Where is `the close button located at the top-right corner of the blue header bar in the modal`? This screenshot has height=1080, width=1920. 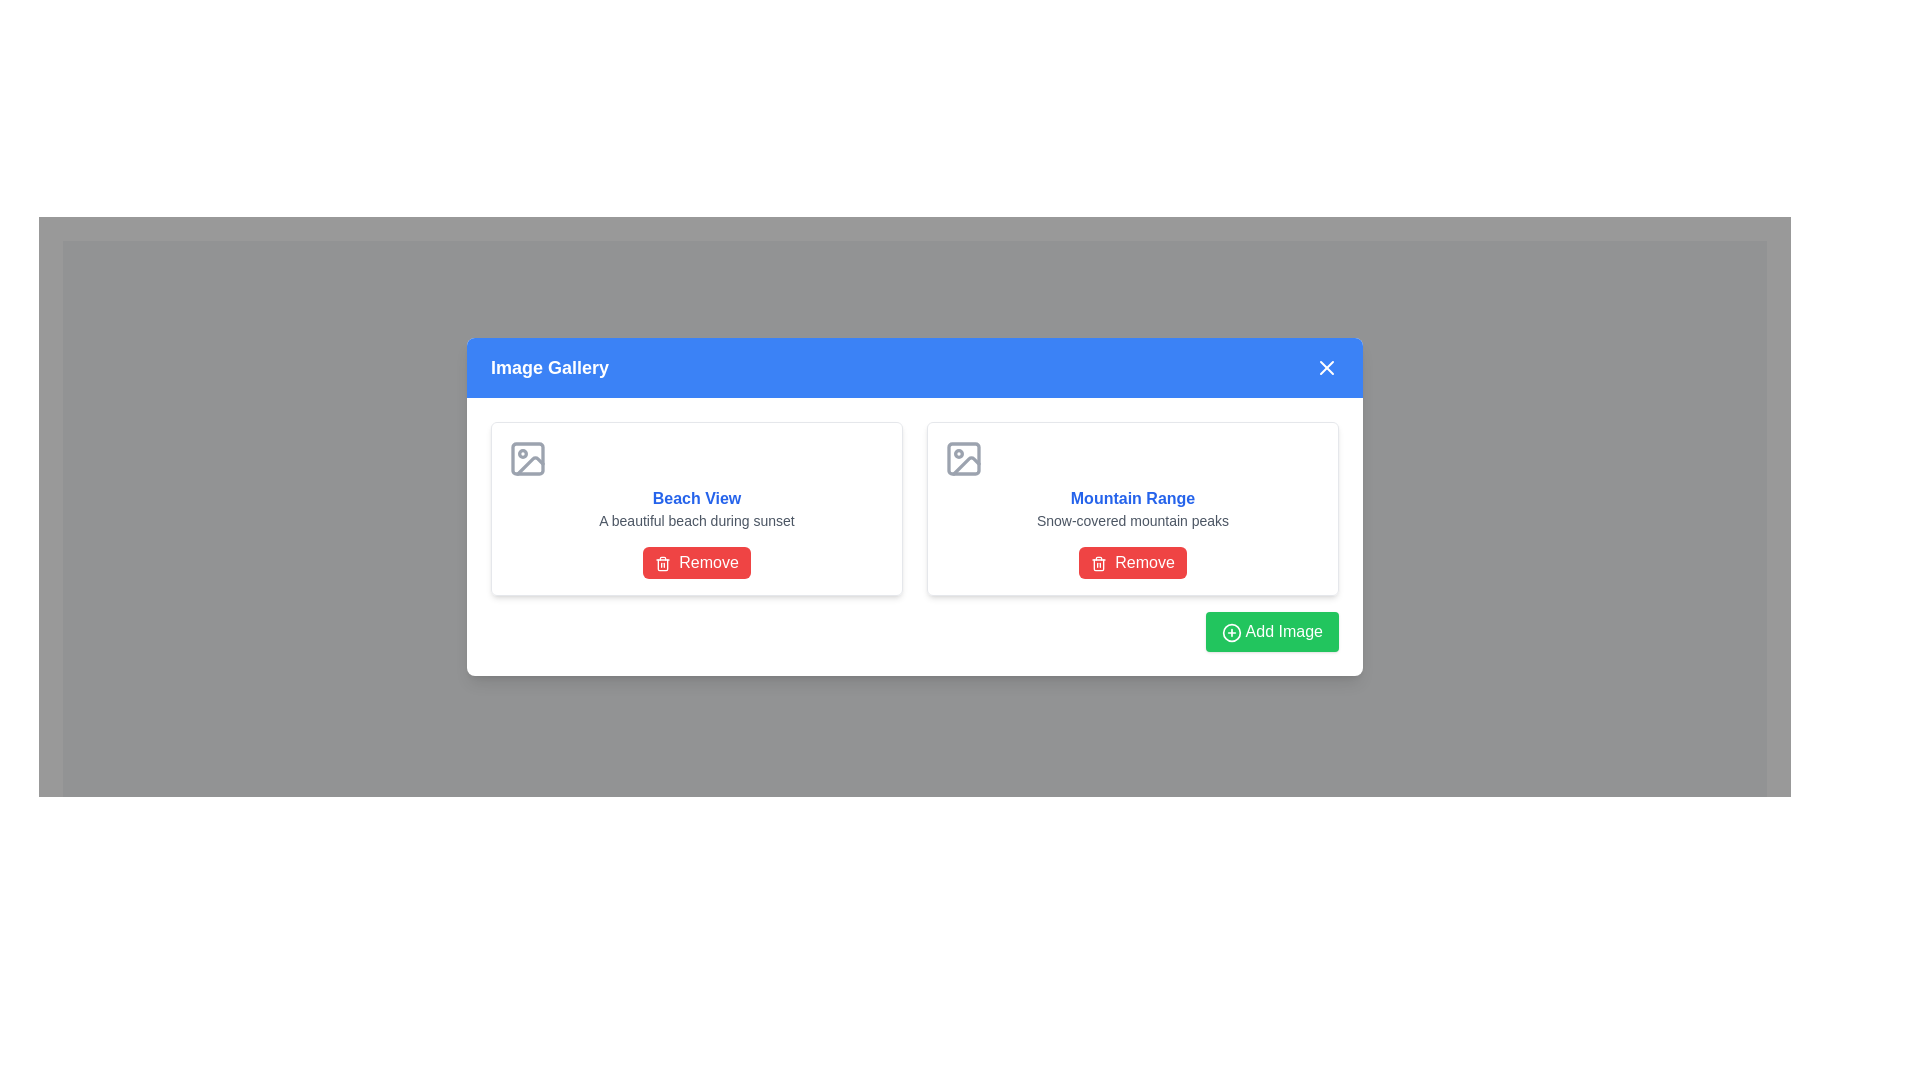
the close button located at the top-right corner of the blue header bar in the modal is located at coordinates (1326, 367).